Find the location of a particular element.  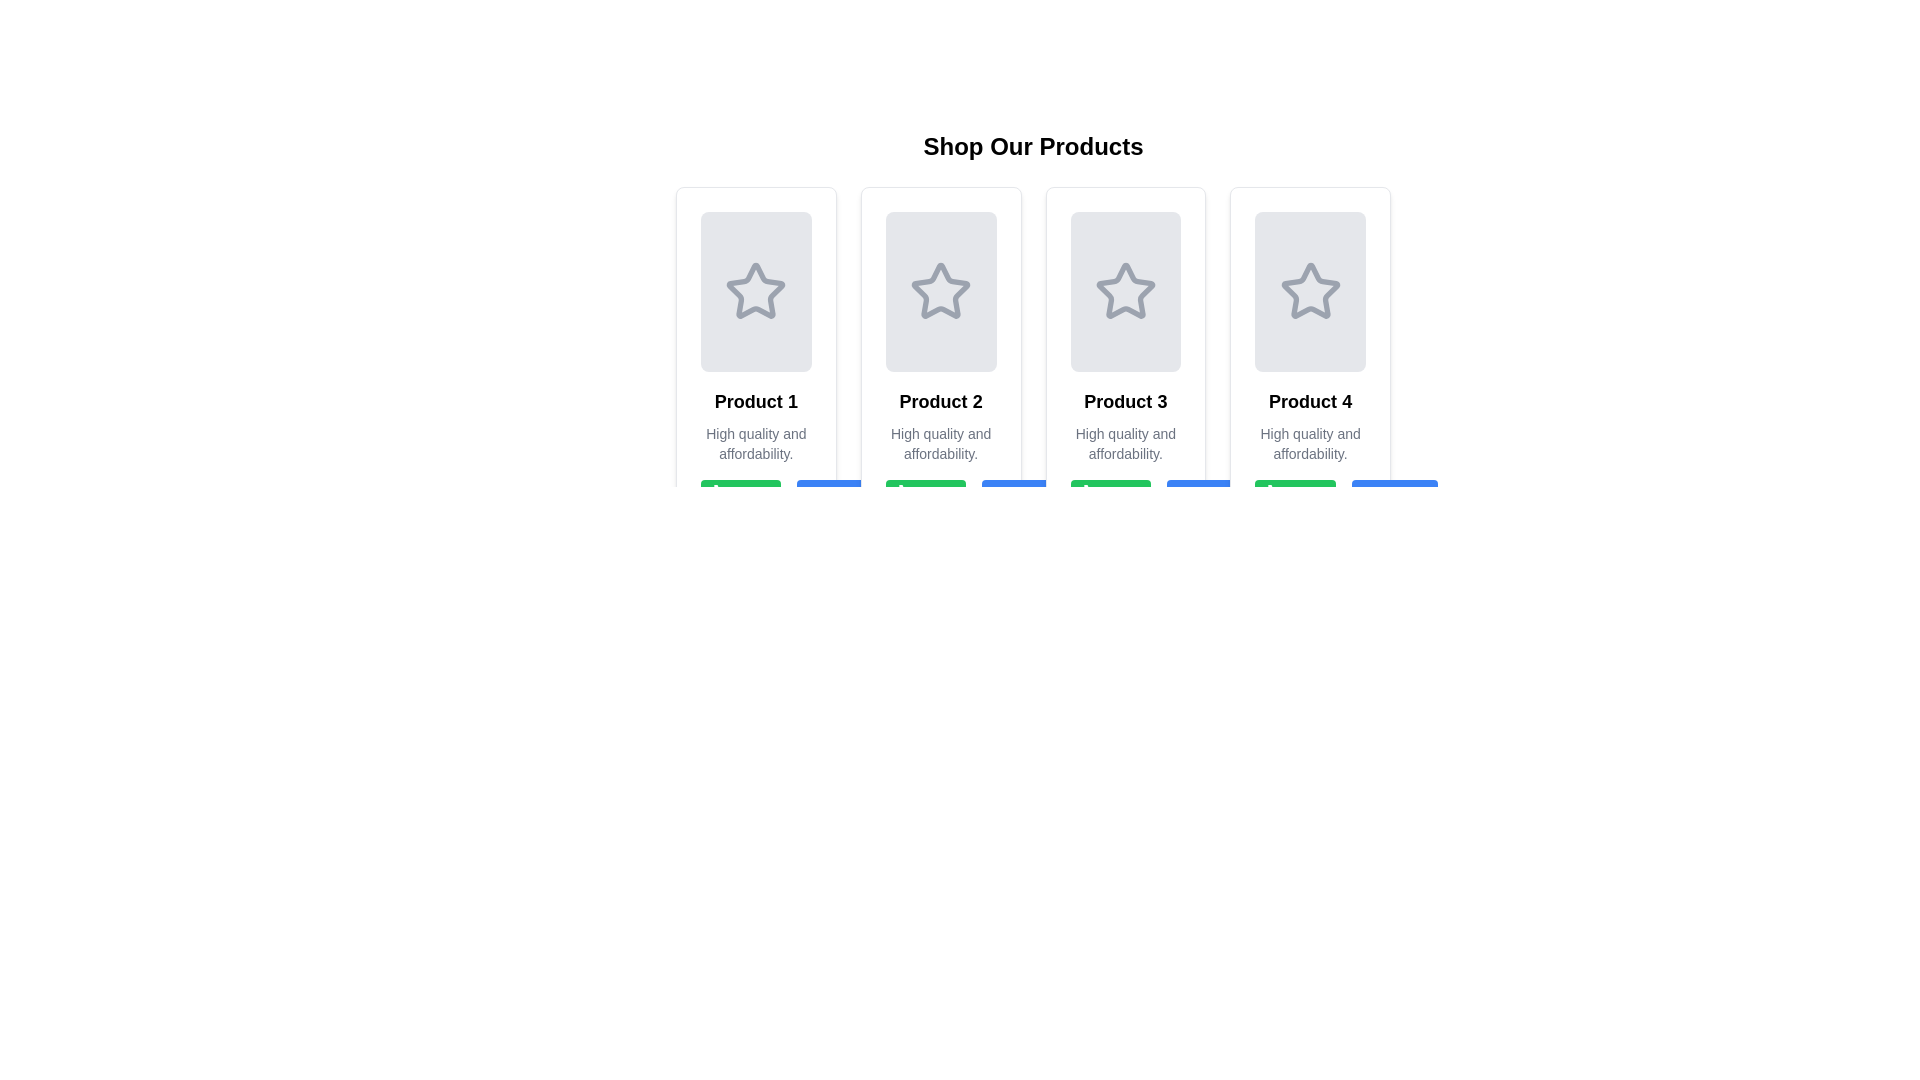

the static text label 'Product 1' is located at coordinates (755, 401).